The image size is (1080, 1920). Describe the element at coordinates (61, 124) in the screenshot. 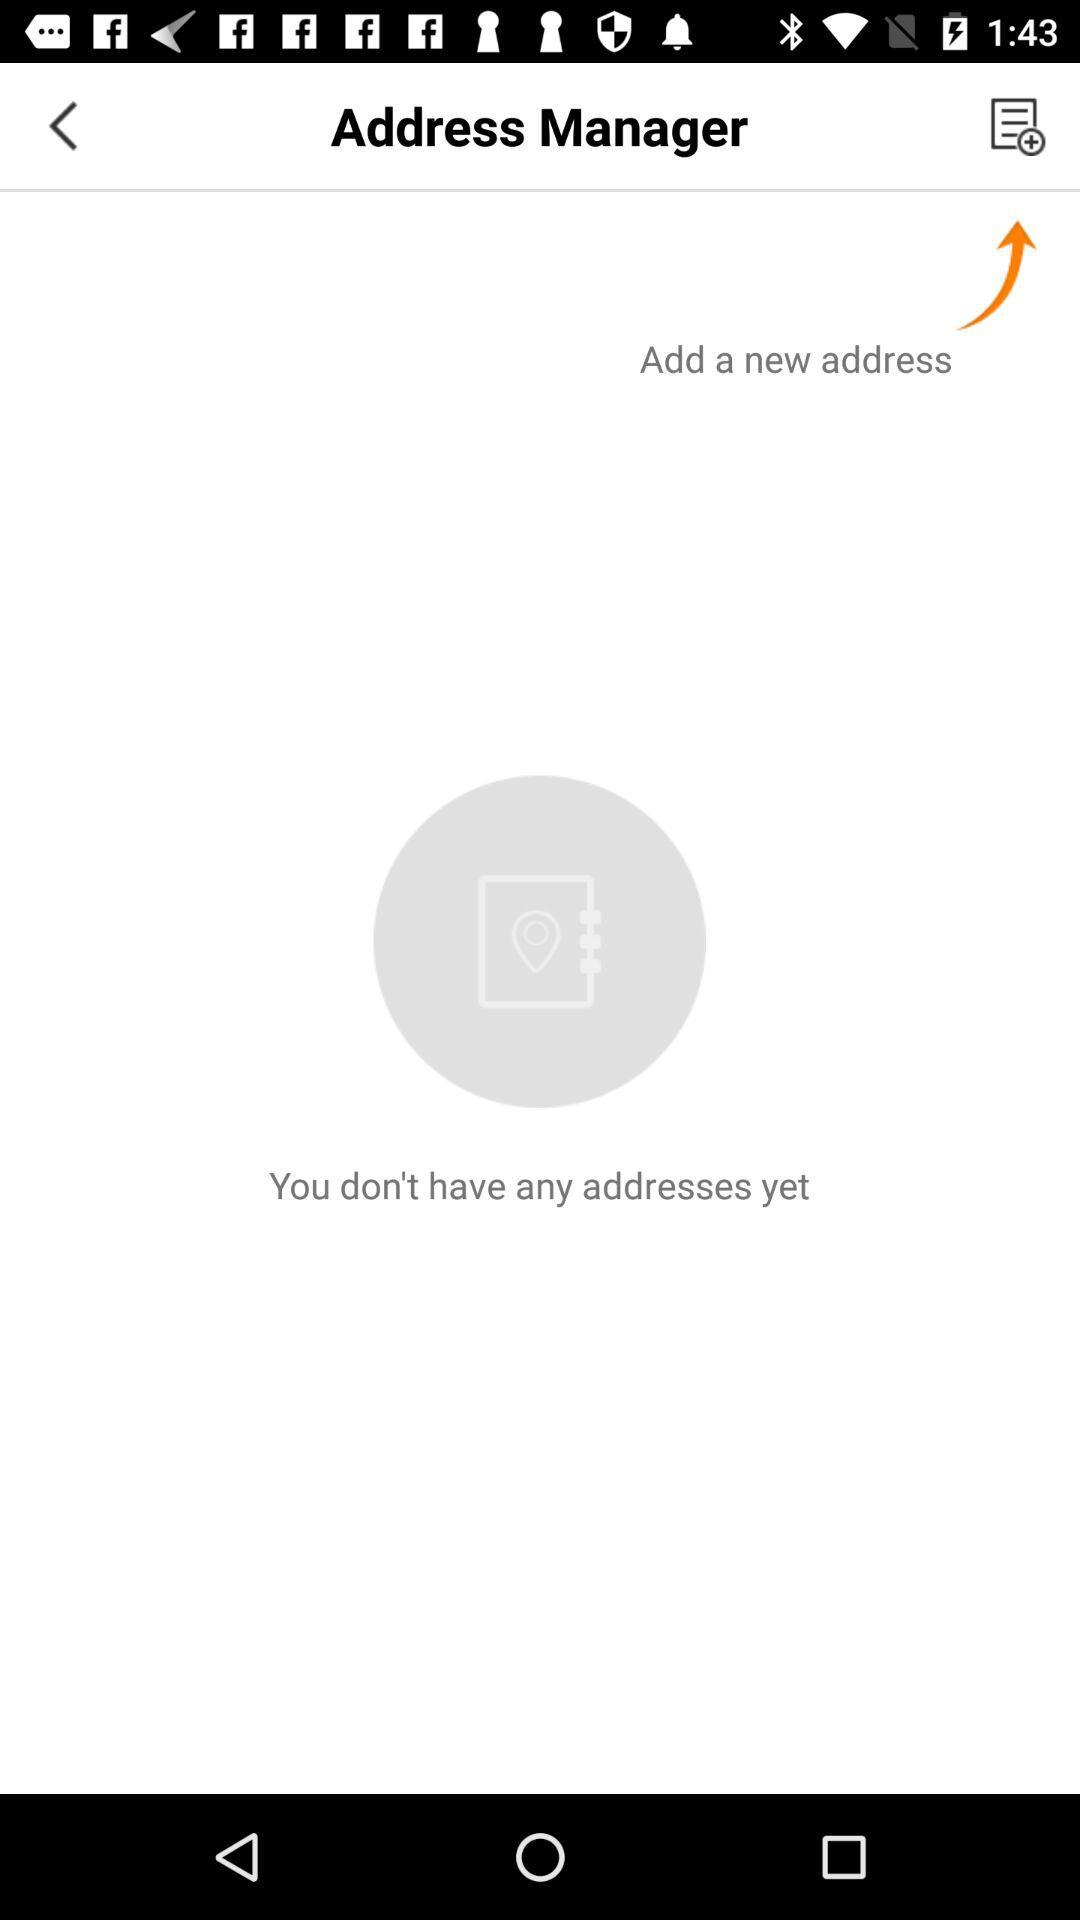

I see `back button` at that location.